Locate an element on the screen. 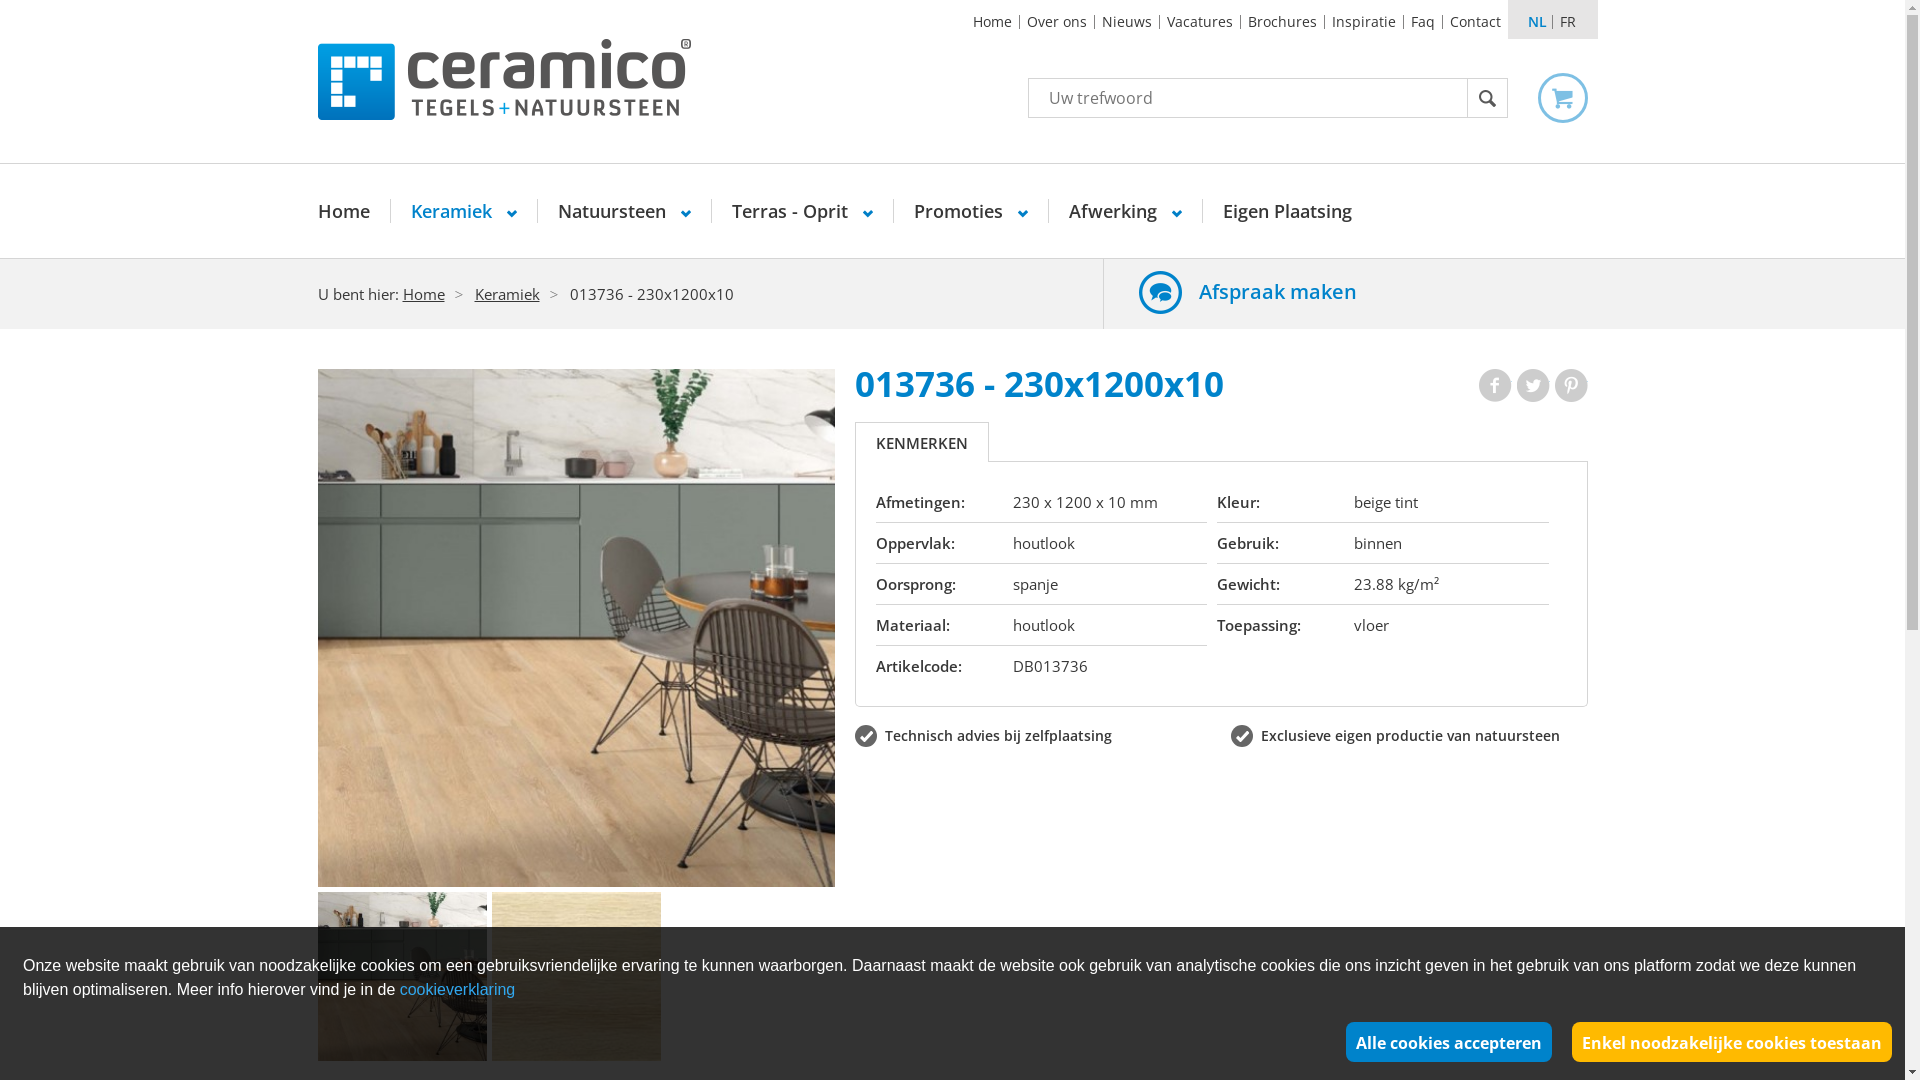 The image size is (1920, 1080). 'Pinterest' is located at coordinates (1569, 385).